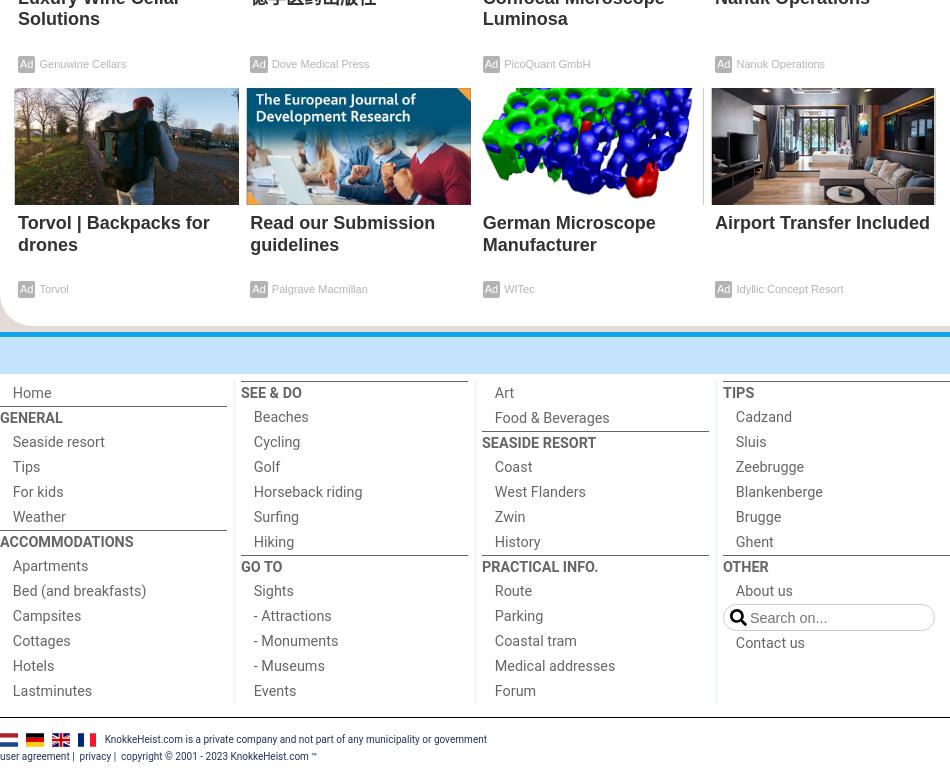  I want to click on 'Medical addresses', so click(554, 666).